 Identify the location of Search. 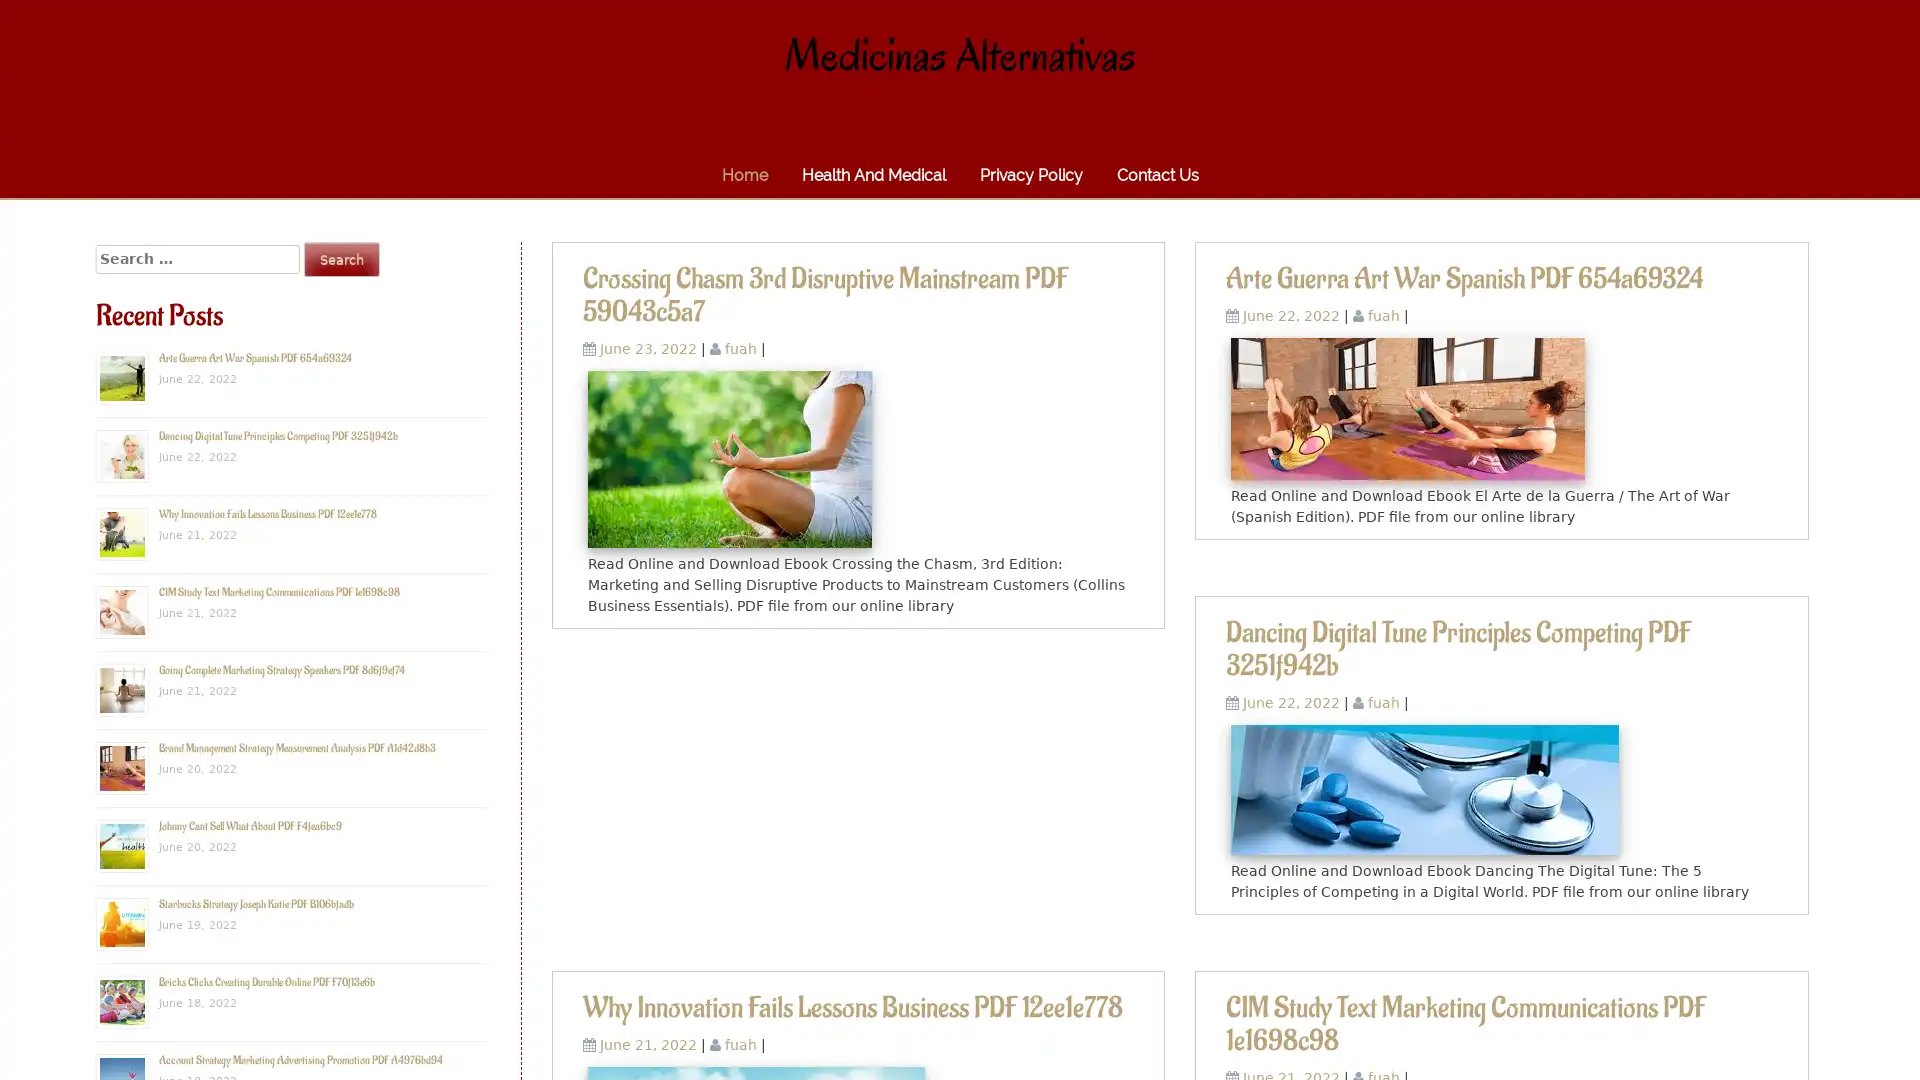
(341, 258).